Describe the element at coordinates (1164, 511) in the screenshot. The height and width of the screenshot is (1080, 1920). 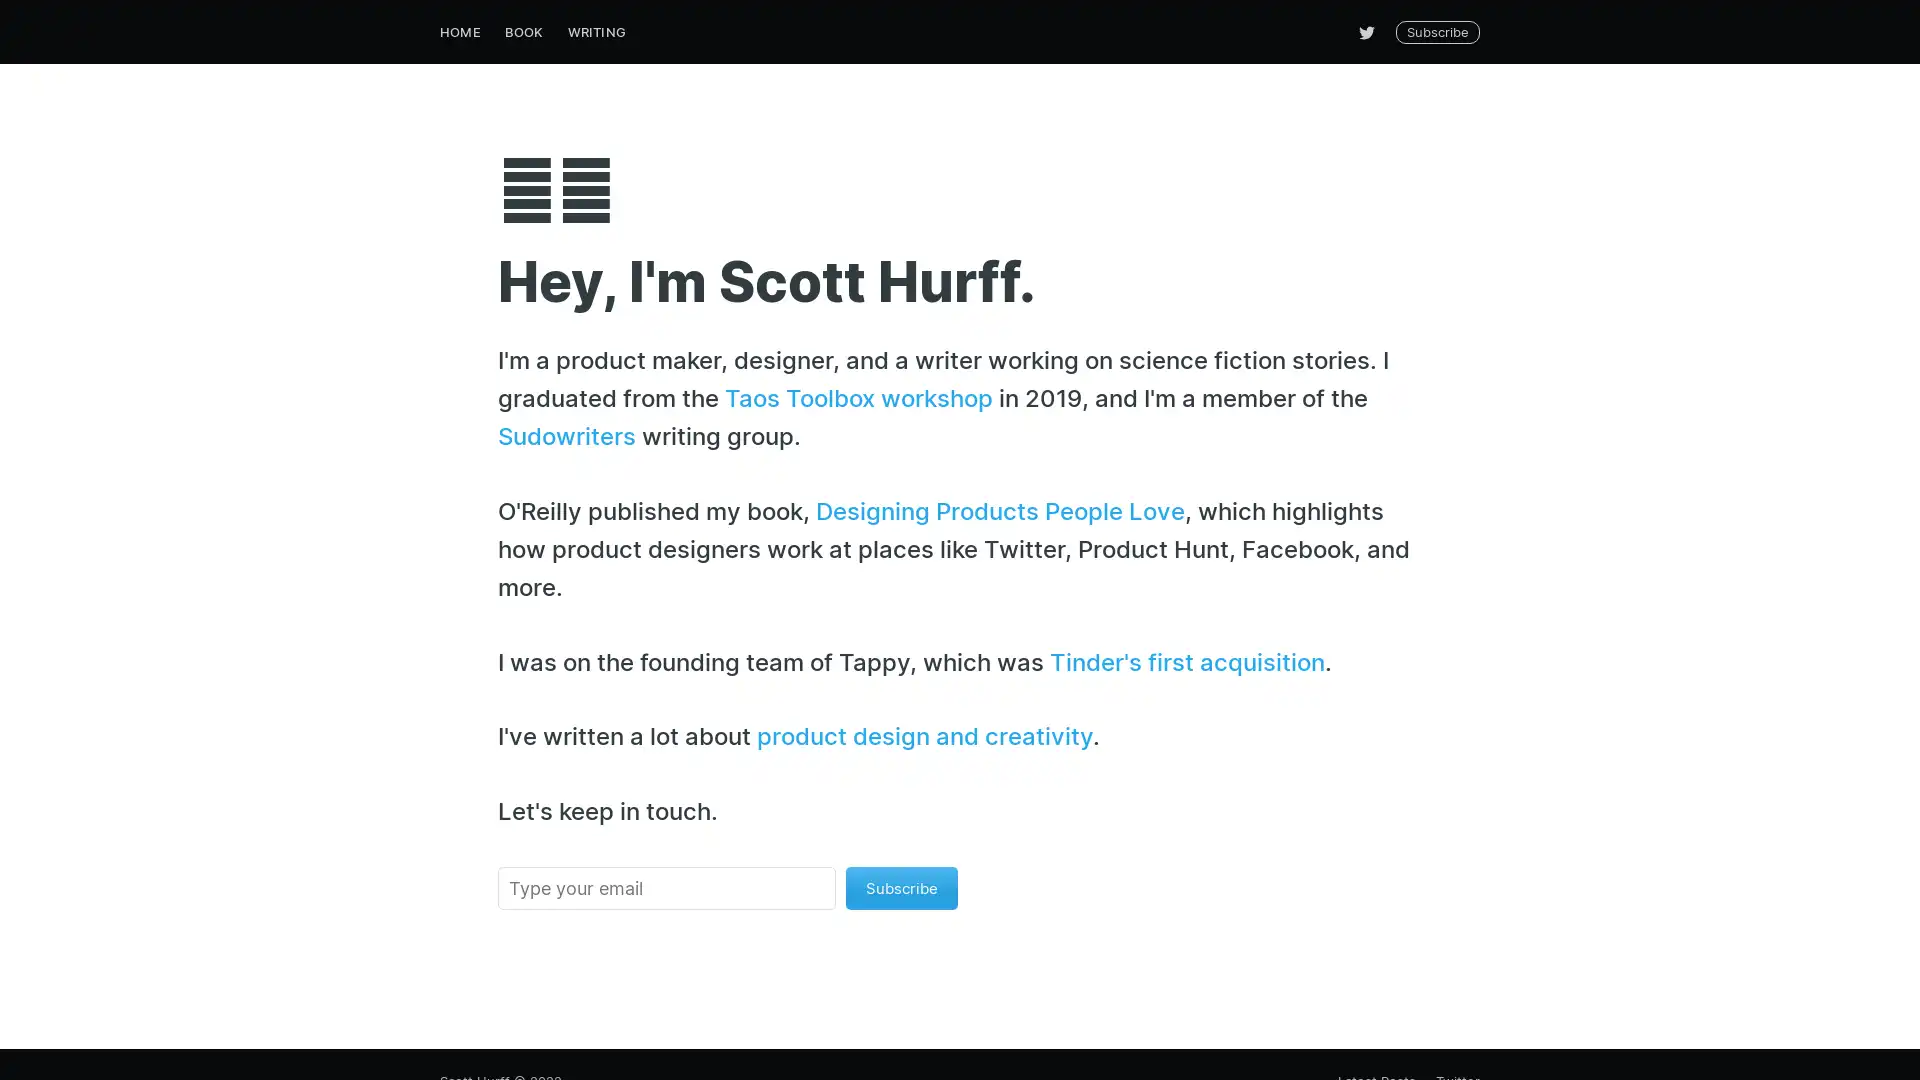
I see `Subscribe` at that location.